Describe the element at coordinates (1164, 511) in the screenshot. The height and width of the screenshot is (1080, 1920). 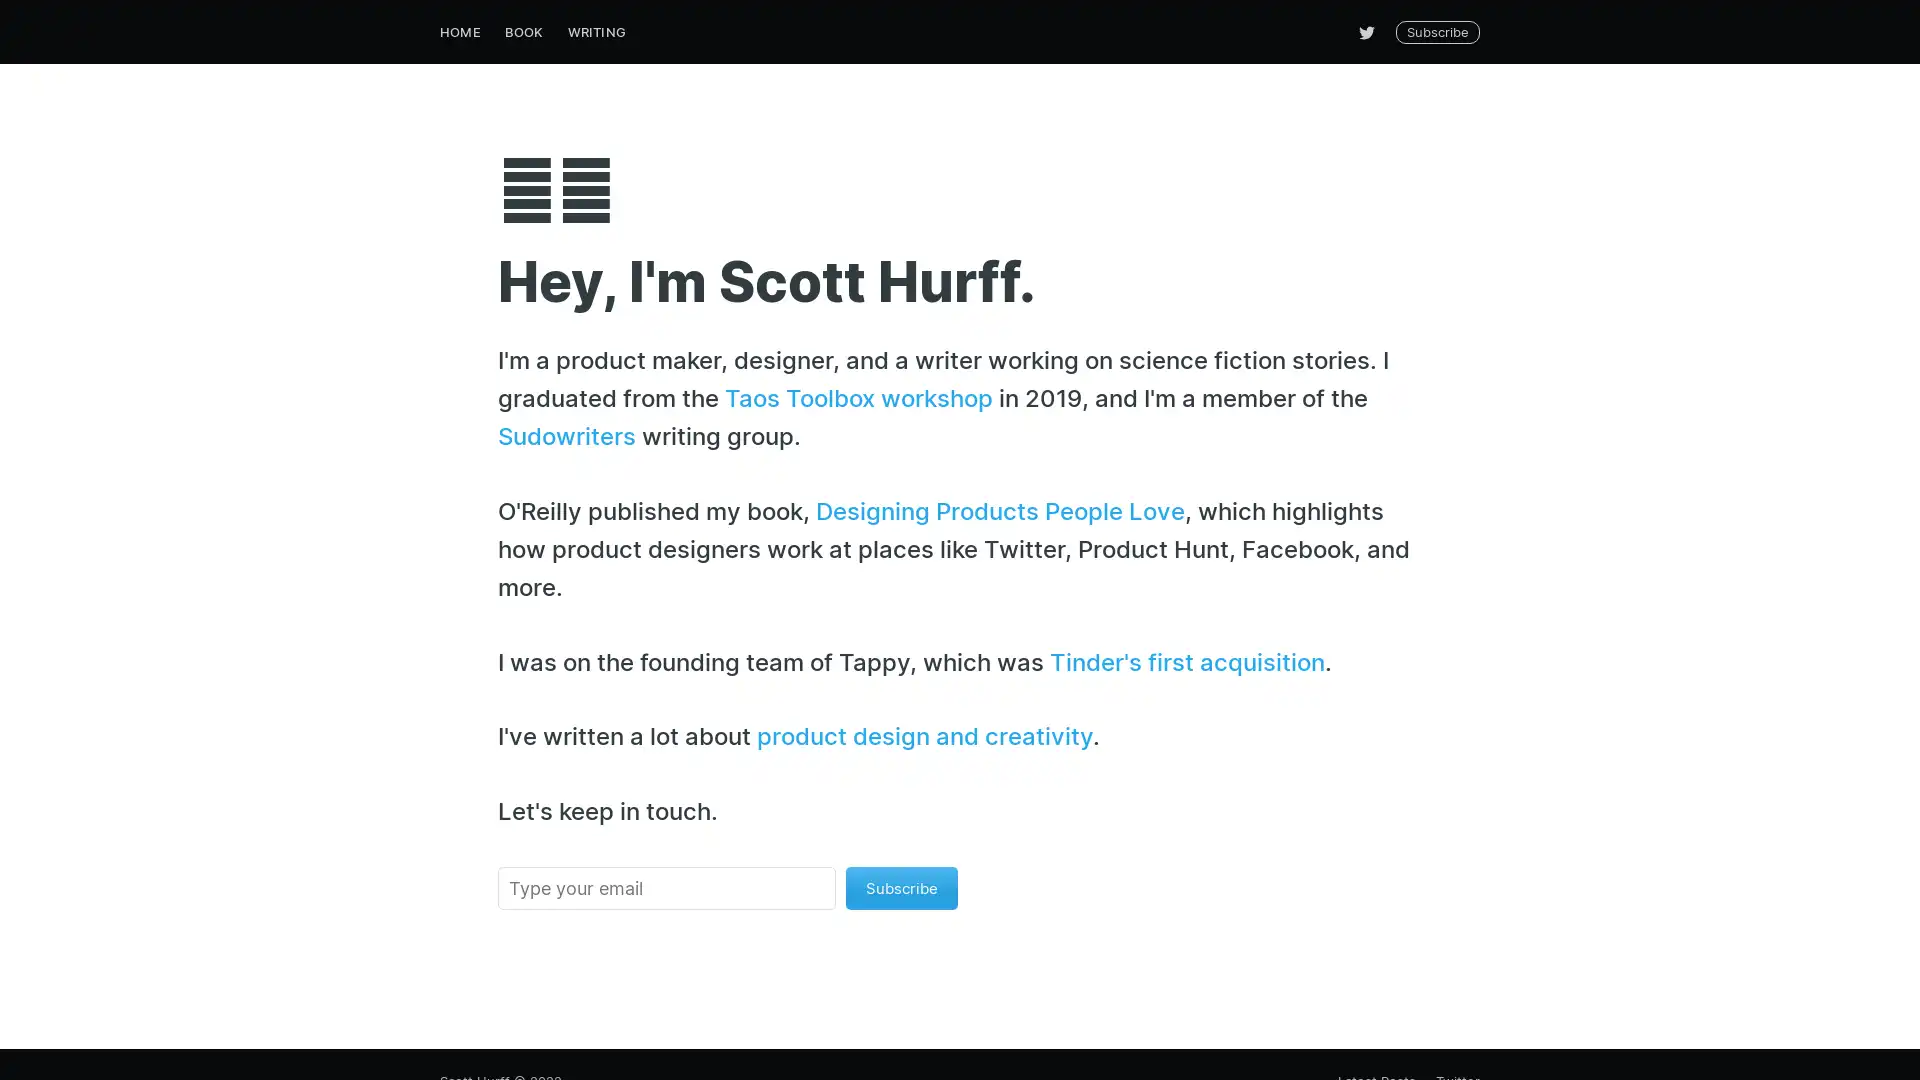
I see `Subscribe` at that location.